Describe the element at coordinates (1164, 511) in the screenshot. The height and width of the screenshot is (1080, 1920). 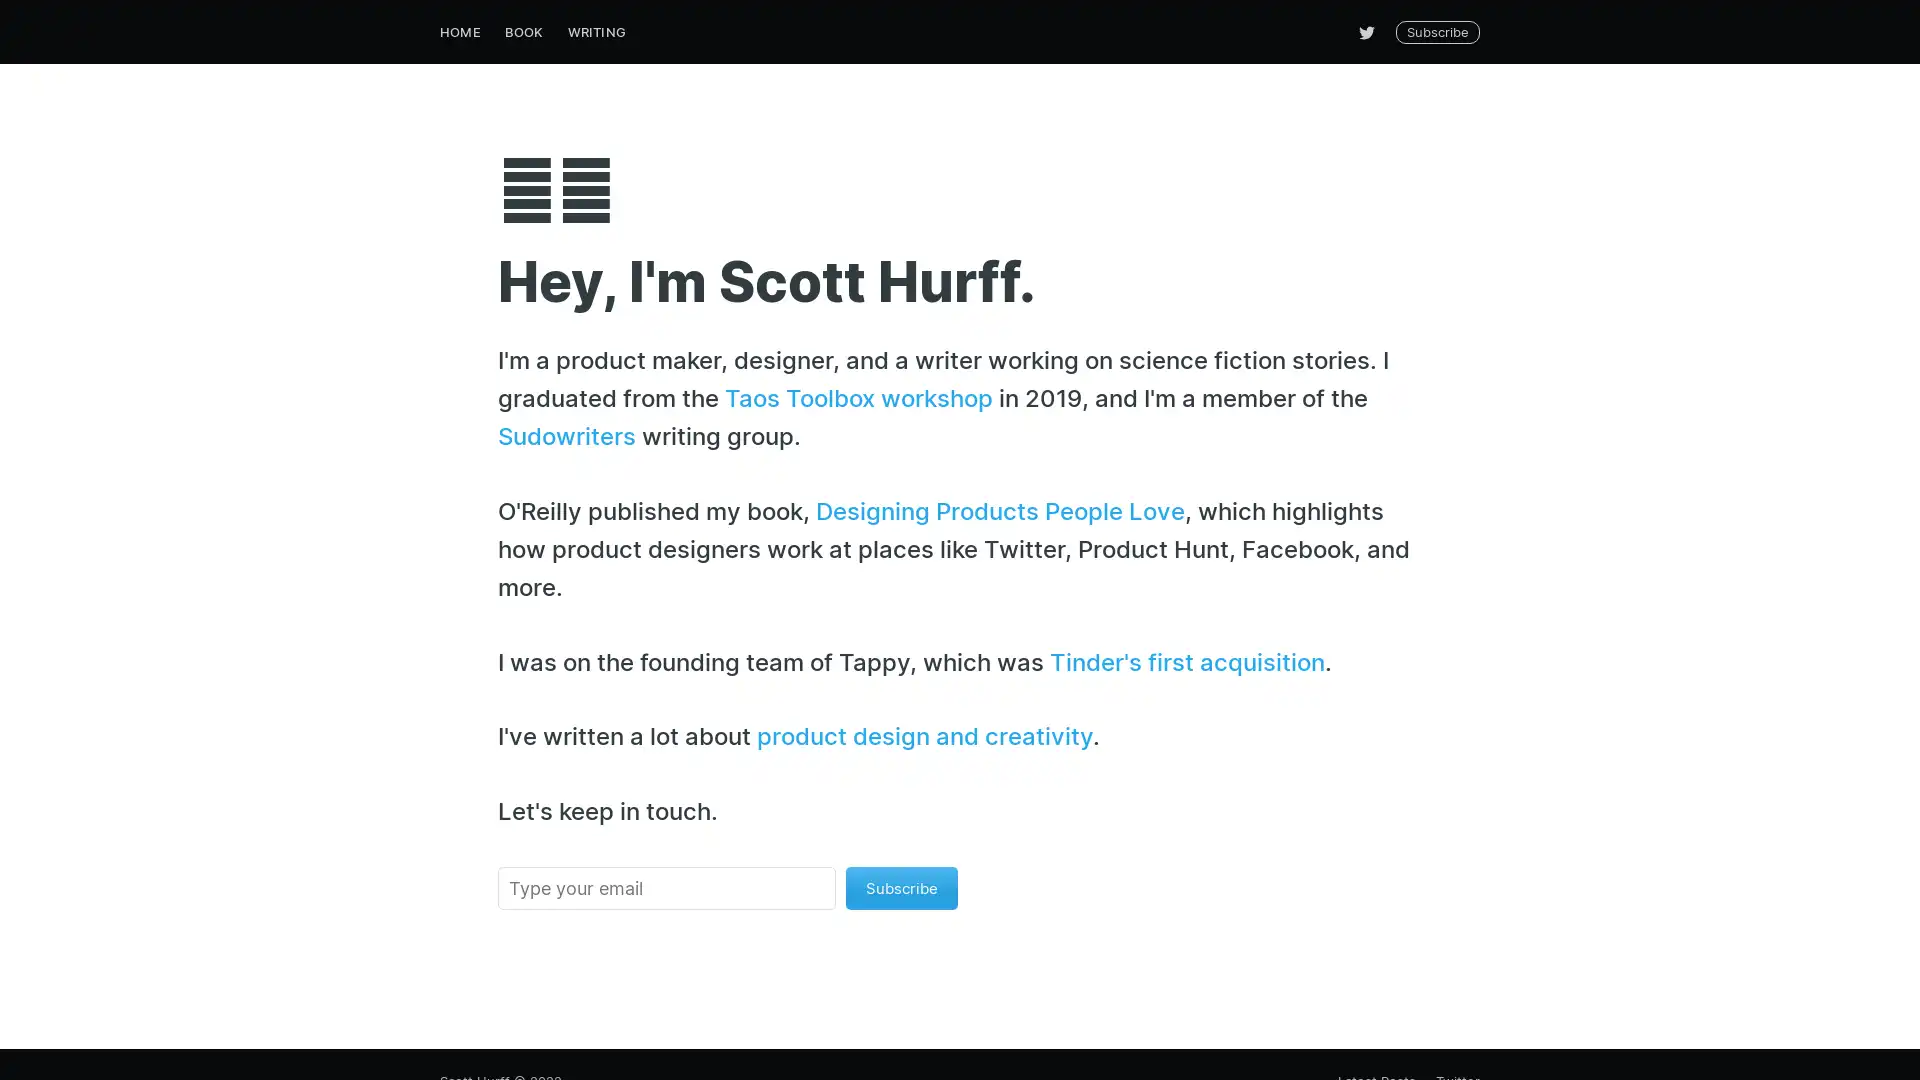
I see `Subscribe` at that location.